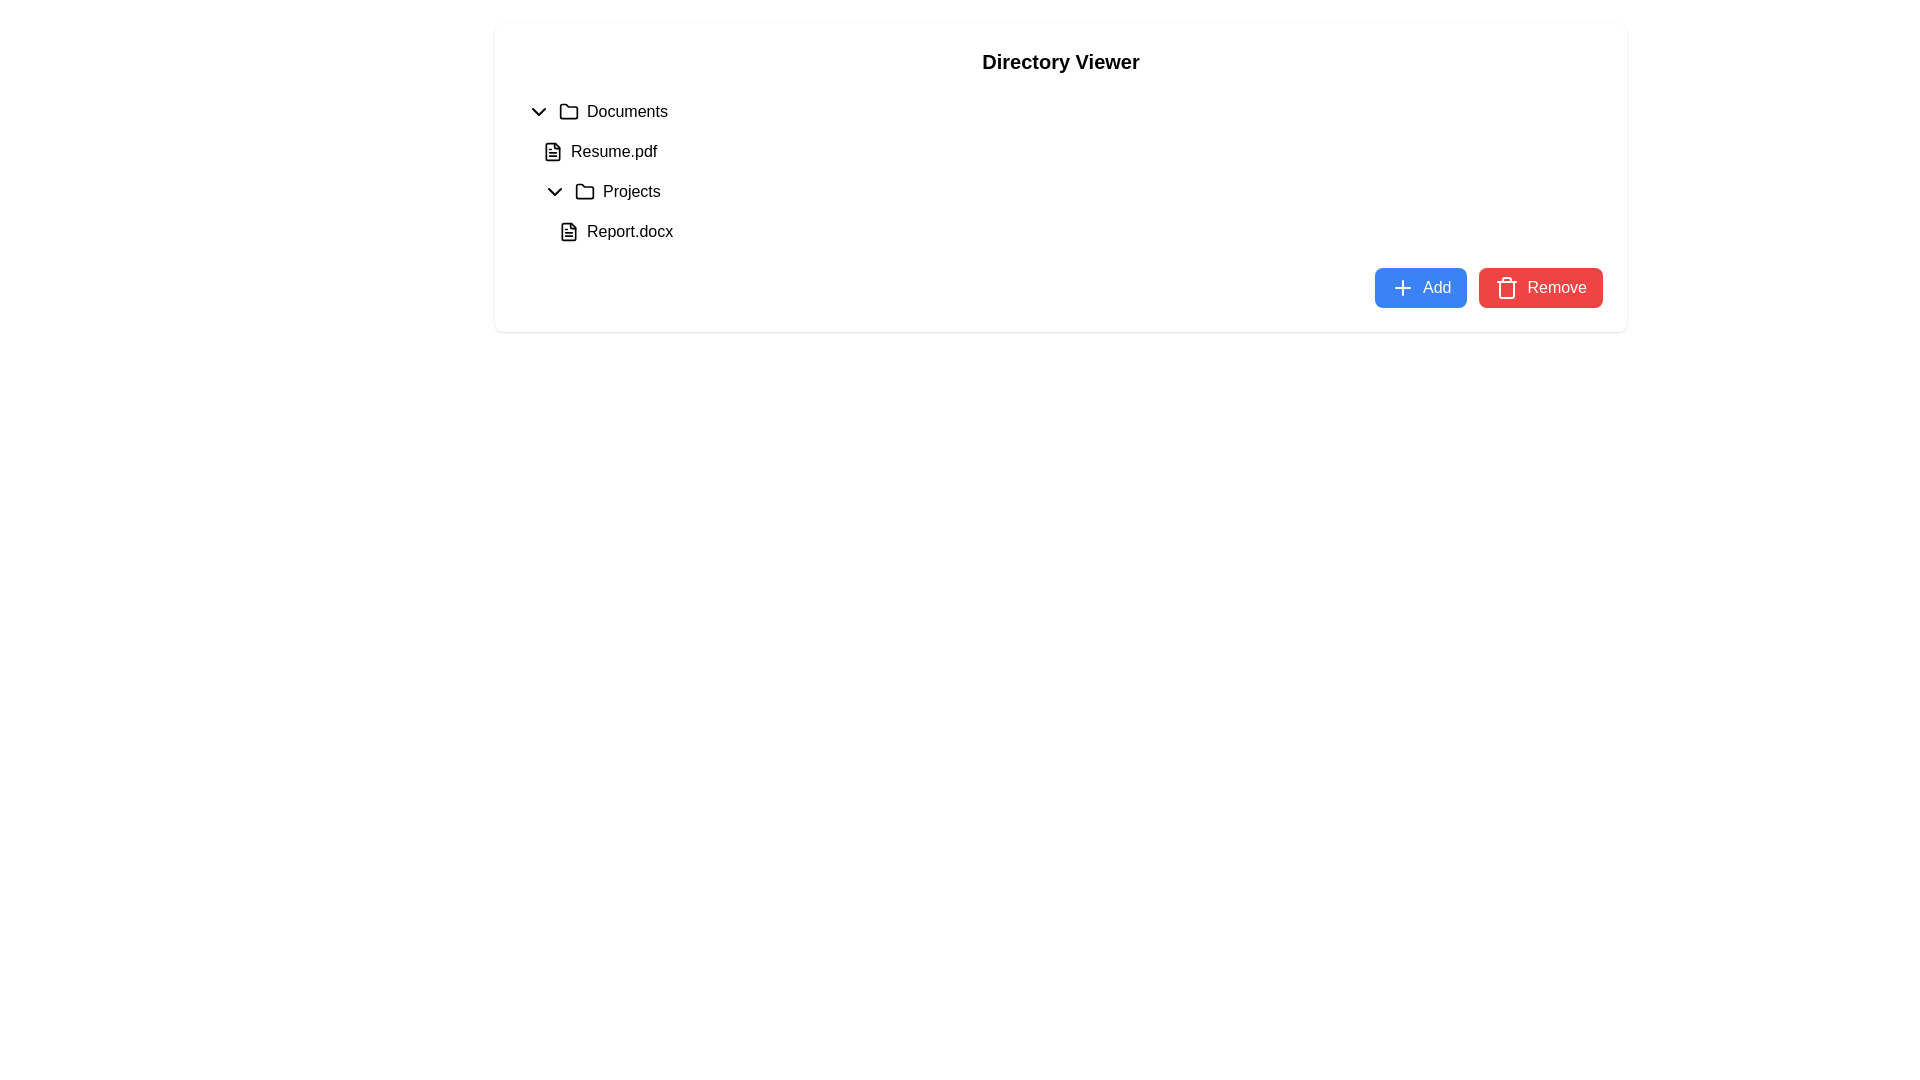 This screenshot has height=1080, width=1920. Describe the element at coordinates (626, 111) in the screenshot. I see `the 'Documents' text label, which is displayed in bold font and located to the right of a folder icon, aligned with an arrow indicator` at that location.